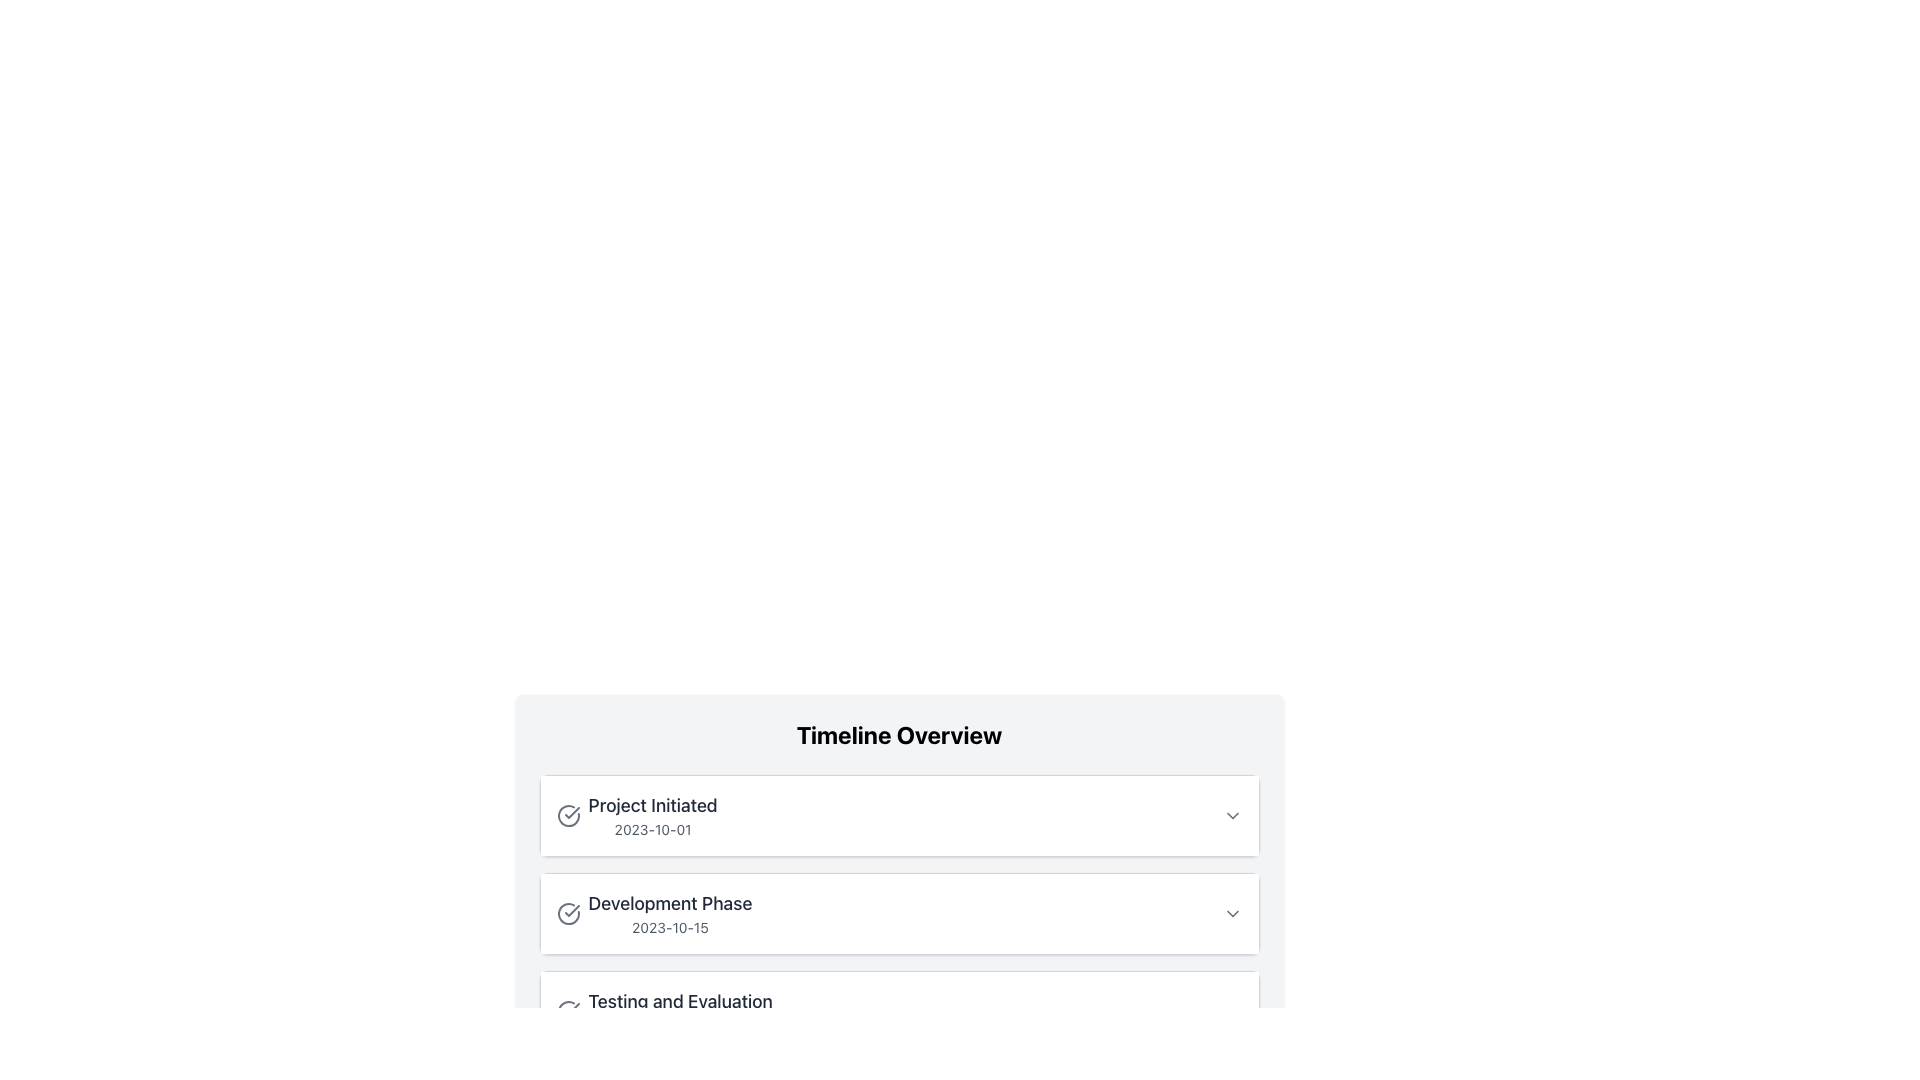 The width and height of the screenshot is (1920, 1080). Describe the element at coordinates (652, 805) in the screenshot. I see `the heading text indicating the title or description of a specific phase or step in the 'Timeline Overview', which is located above the date label '2023-10-01'` at that location.